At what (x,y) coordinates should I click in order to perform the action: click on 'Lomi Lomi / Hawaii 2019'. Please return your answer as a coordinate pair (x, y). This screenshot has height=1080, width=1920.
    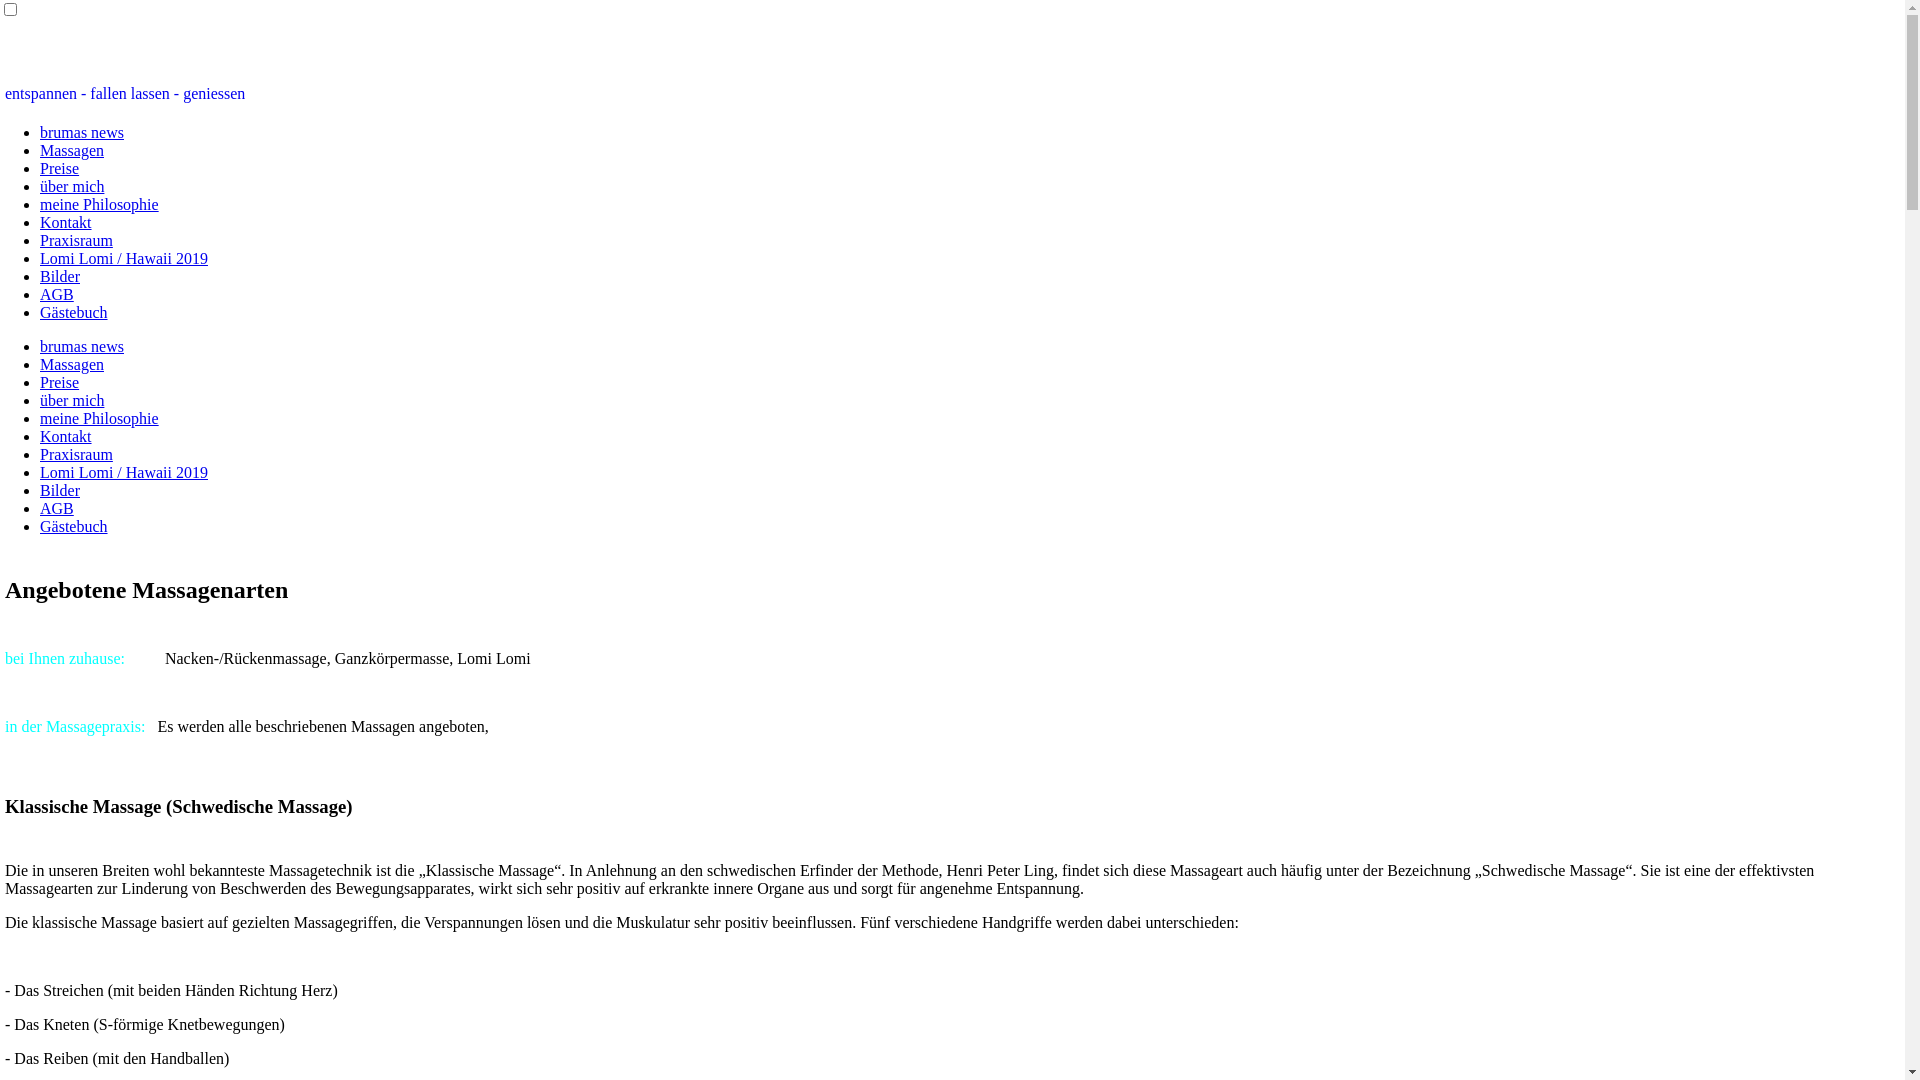
    Looking at the image, I should click on (123, 472).